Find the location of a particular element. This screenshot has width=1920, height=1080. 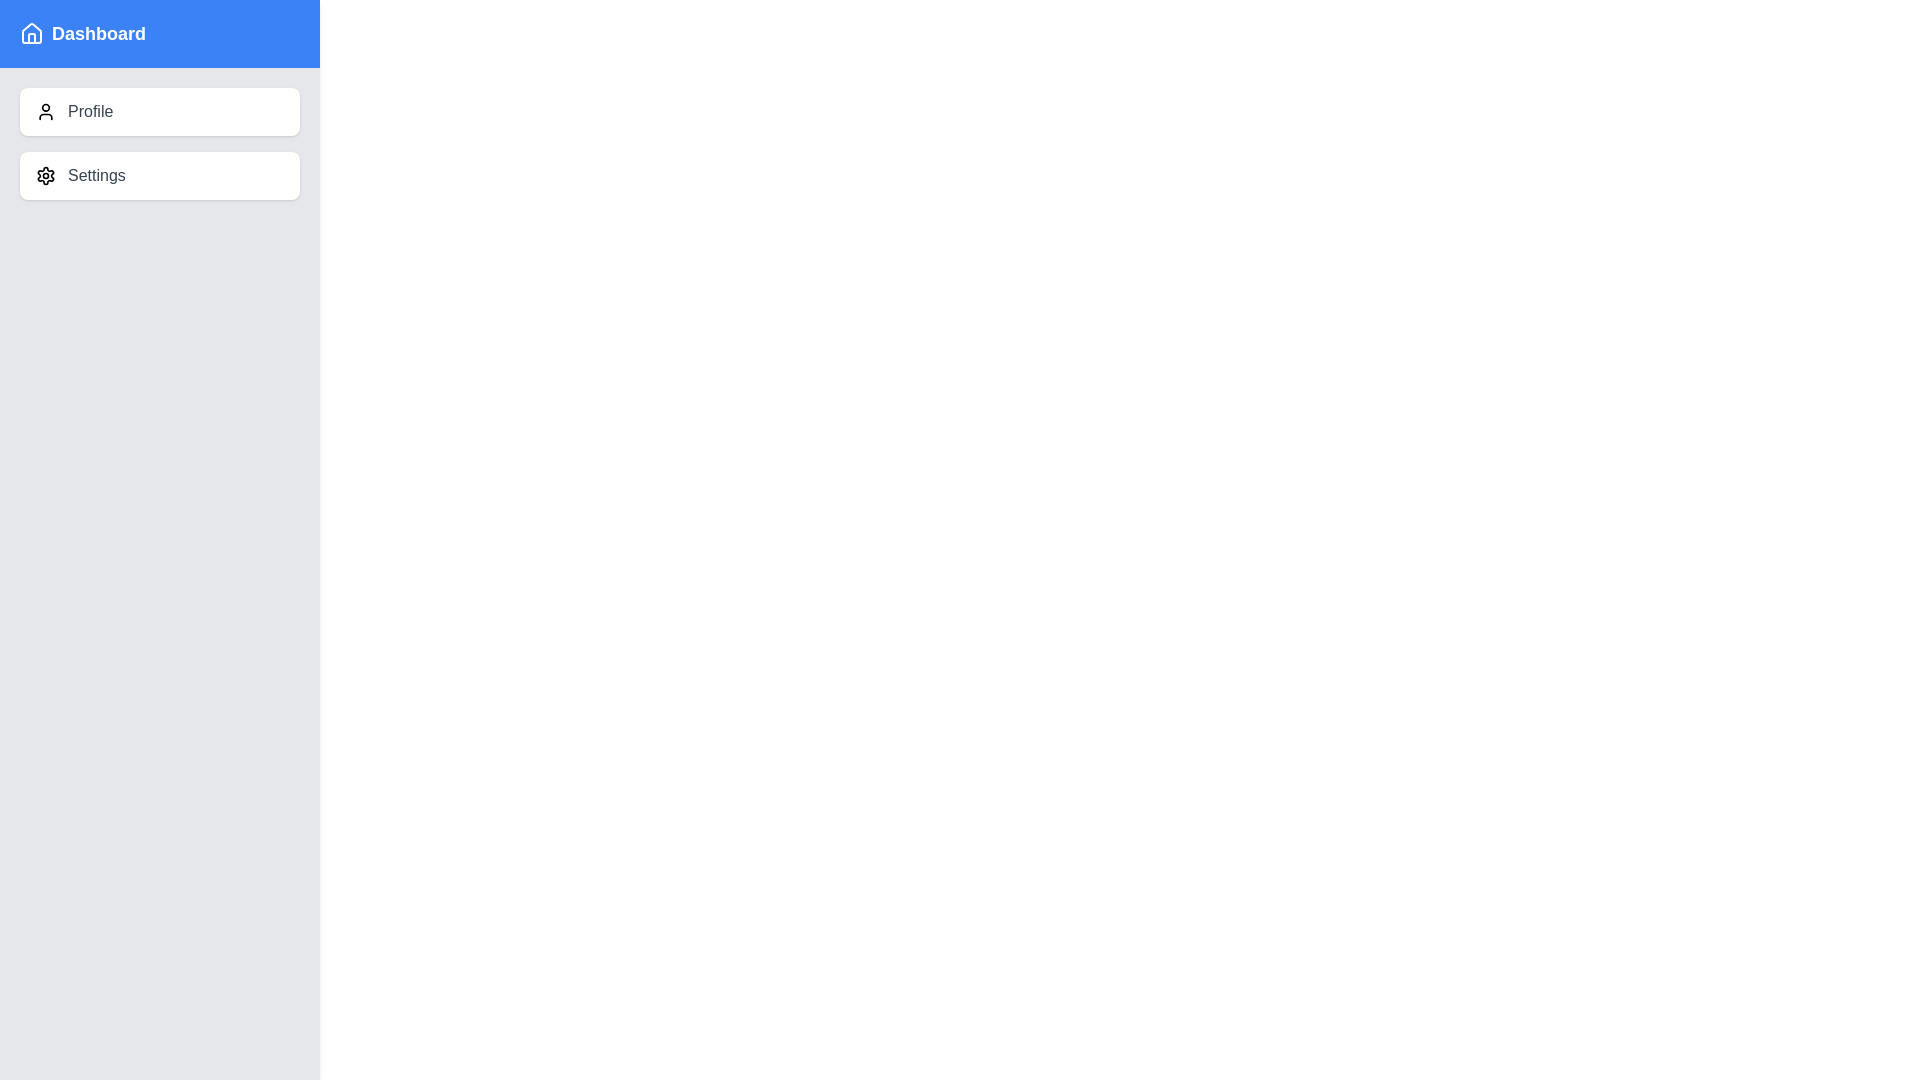

the 'Dashboard' title to inspect it is located at coordinates (158, 34).